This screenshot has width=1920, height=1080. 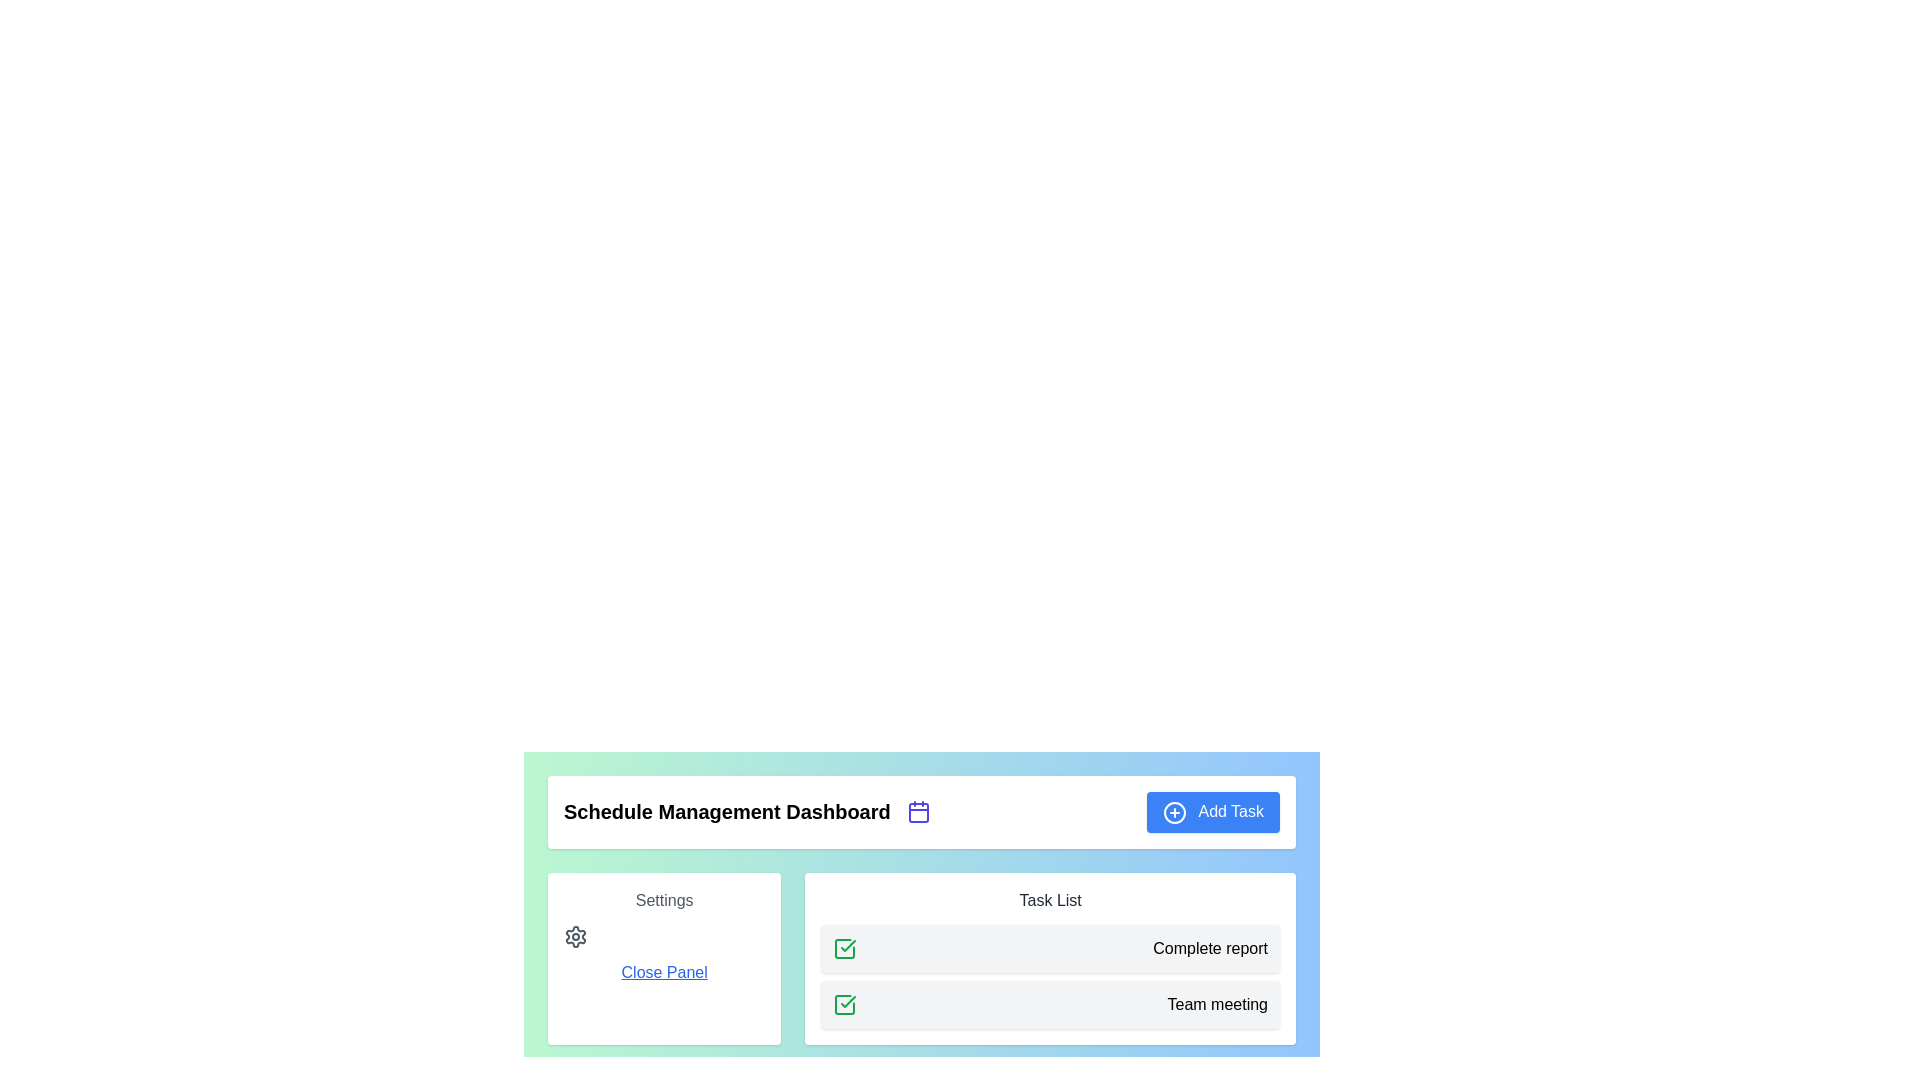 What do you see at coordinates (917, 813) in the screenshot?
I see `the calendar icon body, which is a rectangular SVG element with rounded corners located to the right of the 'Schedule Management Dashboard' text` at bounding box center [917, 813].